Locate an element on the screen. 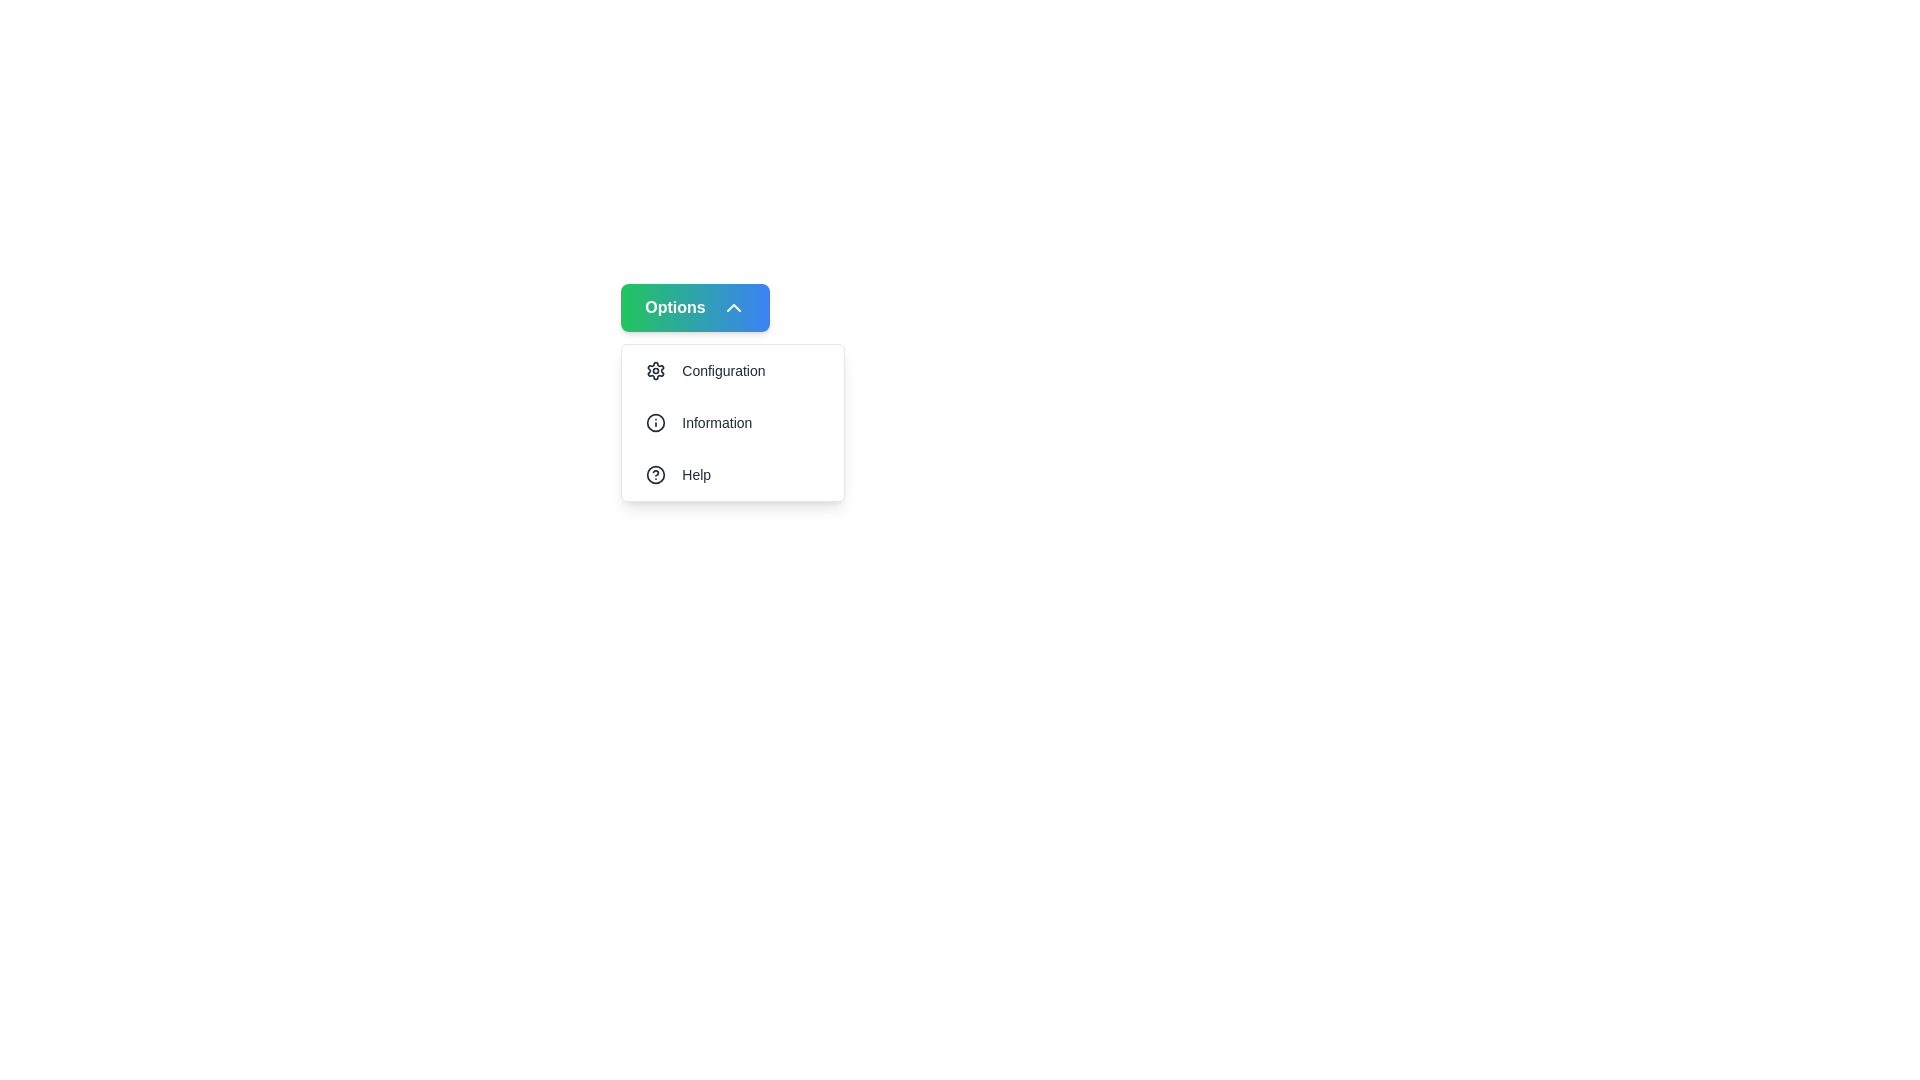  the second entry in the vertical dropdown menu, which is a navigational link or text label is located at coordinates (716, 422).